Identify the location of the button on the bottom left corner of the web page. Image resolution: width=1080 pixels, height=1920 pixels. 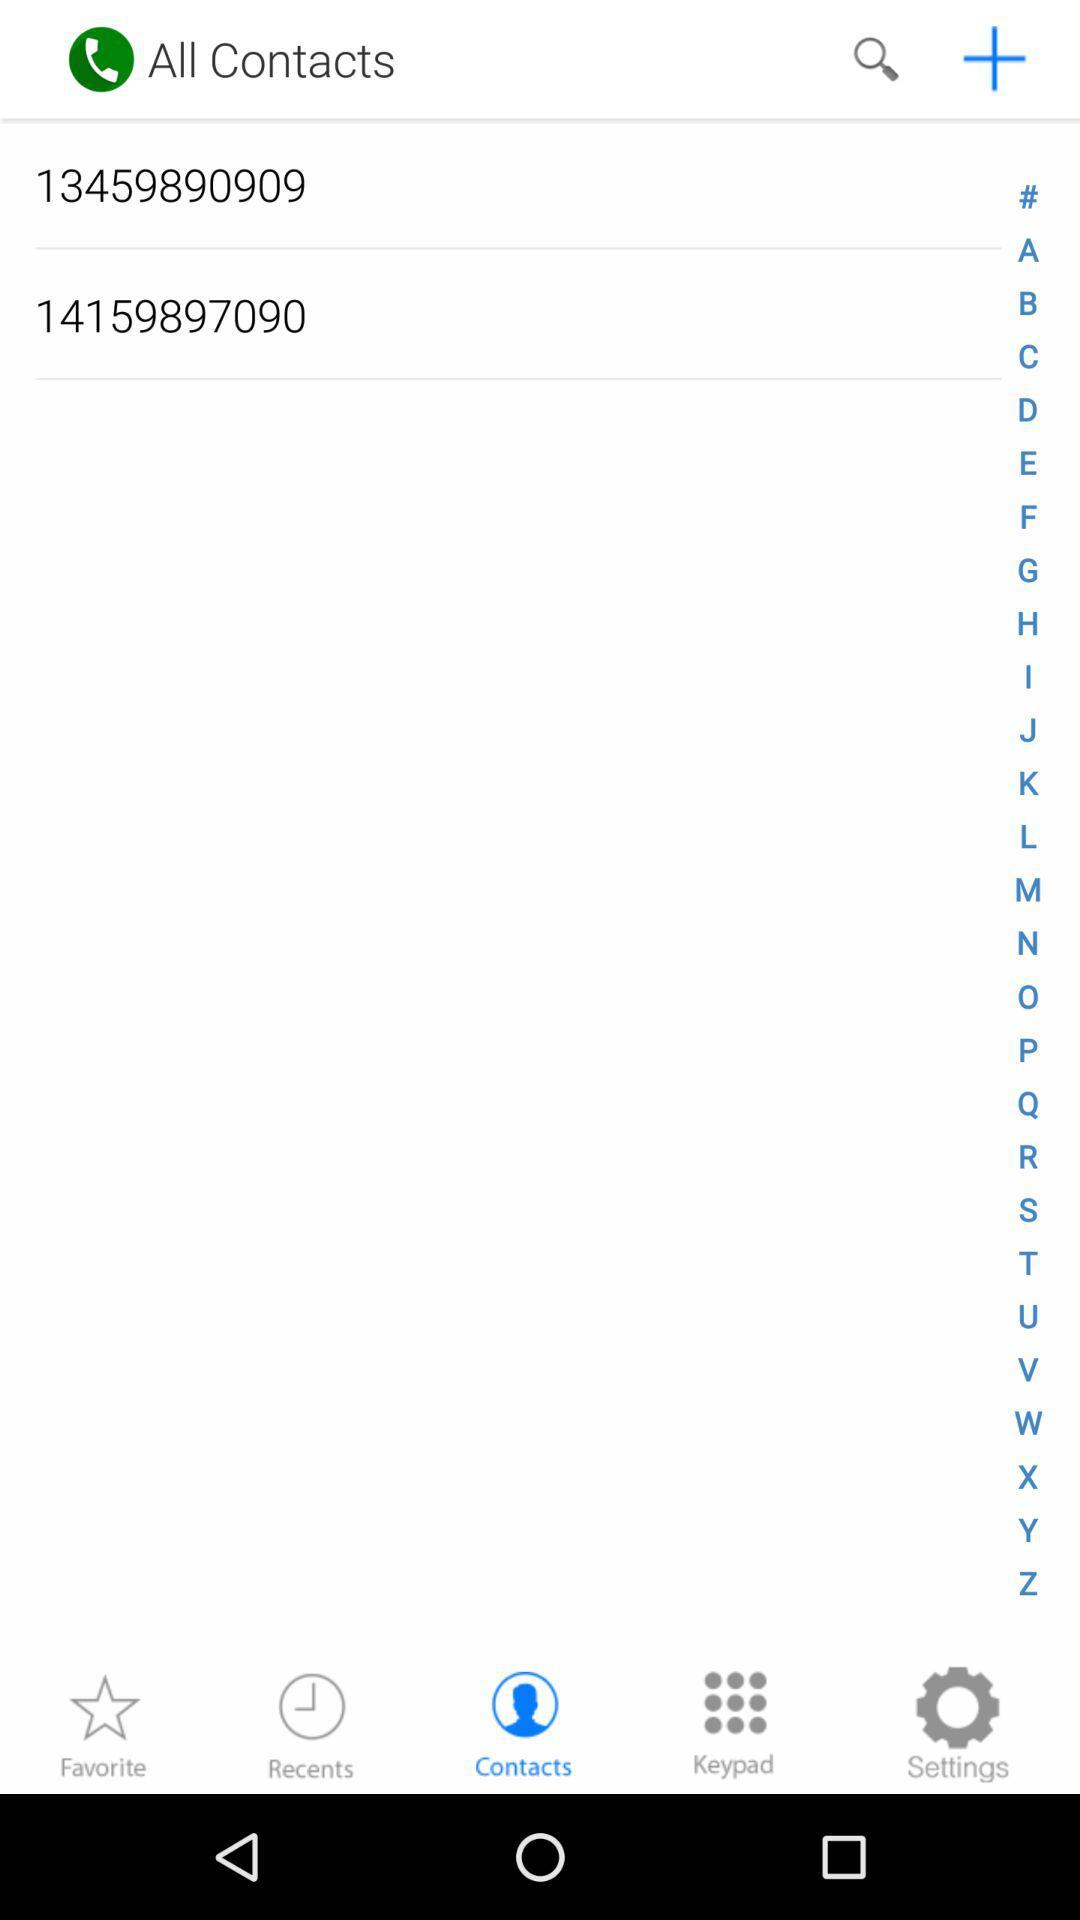
(103, 1723).